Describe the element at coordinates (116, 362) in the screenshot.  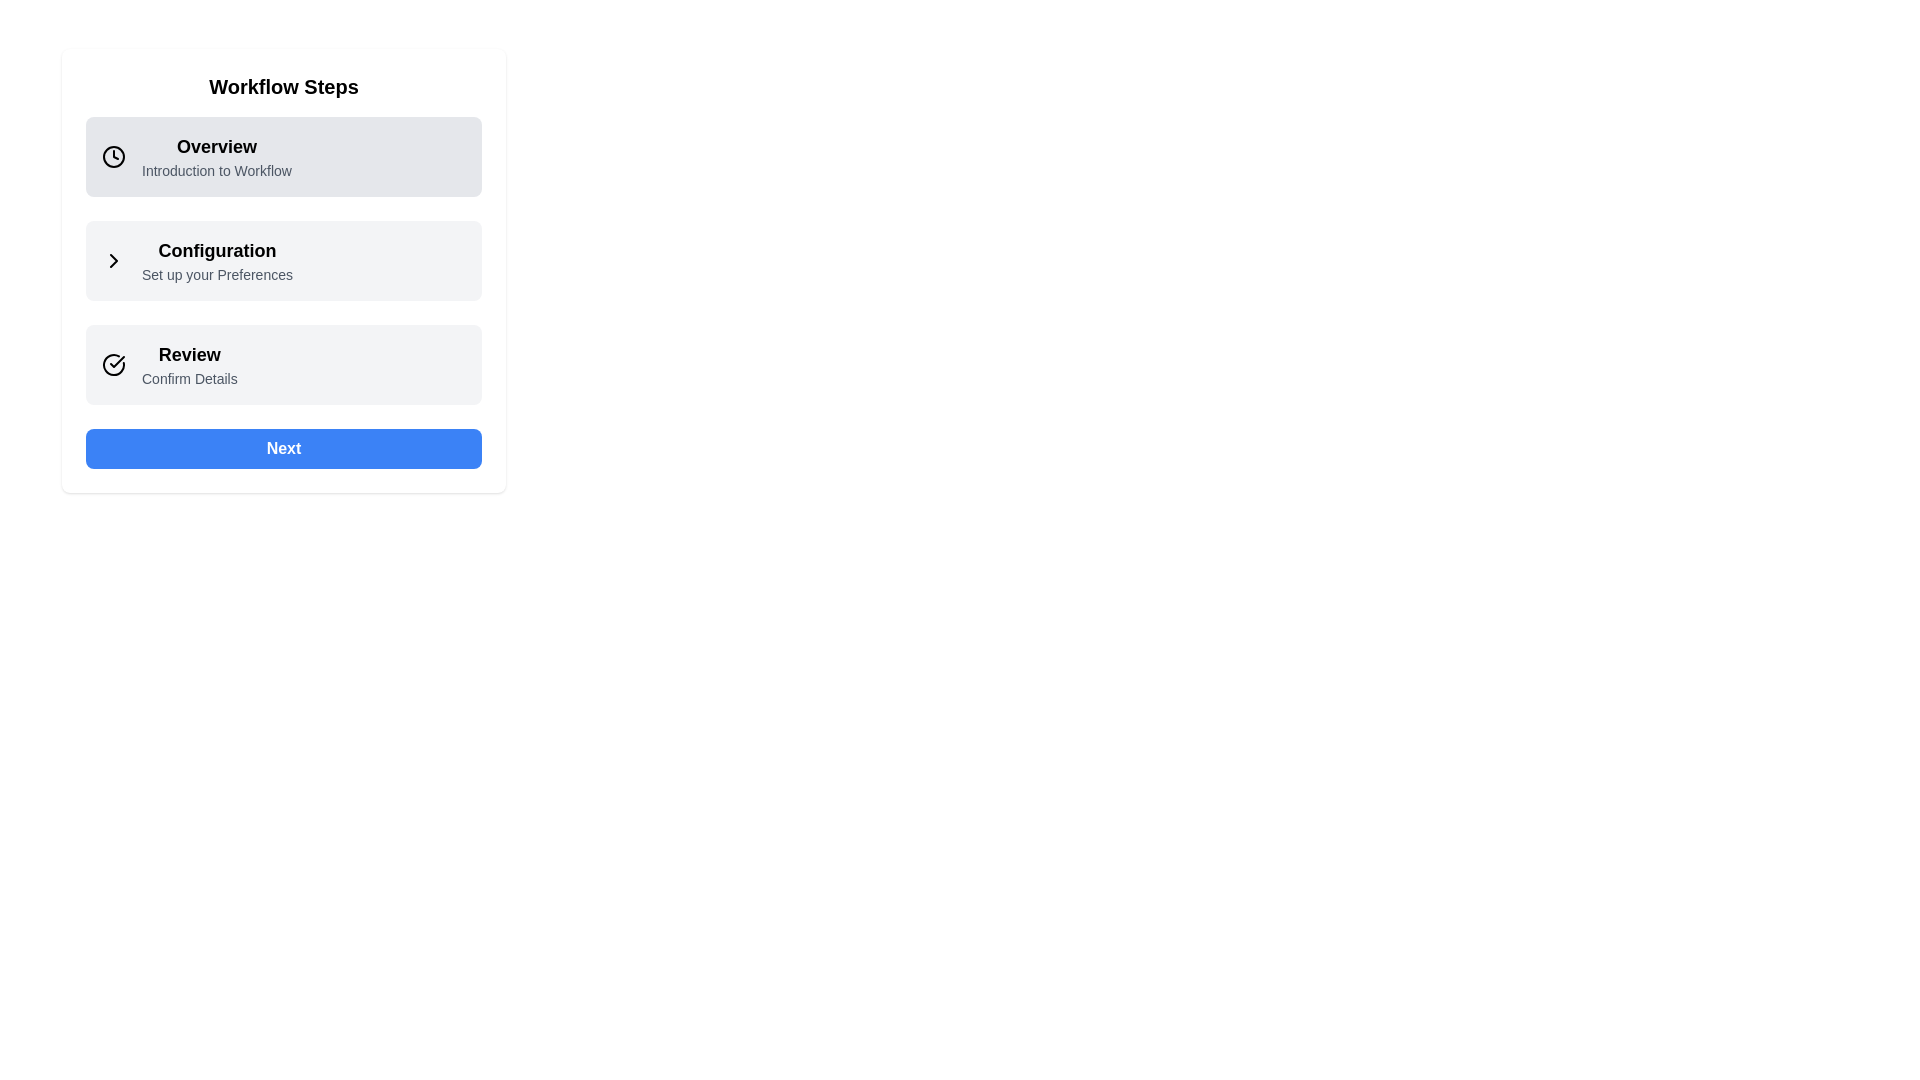
I see `the circular icon indicating the completion of the 'Review' step located to the left of the 'Review' text in the 'Workflow Steps' section` at that location.